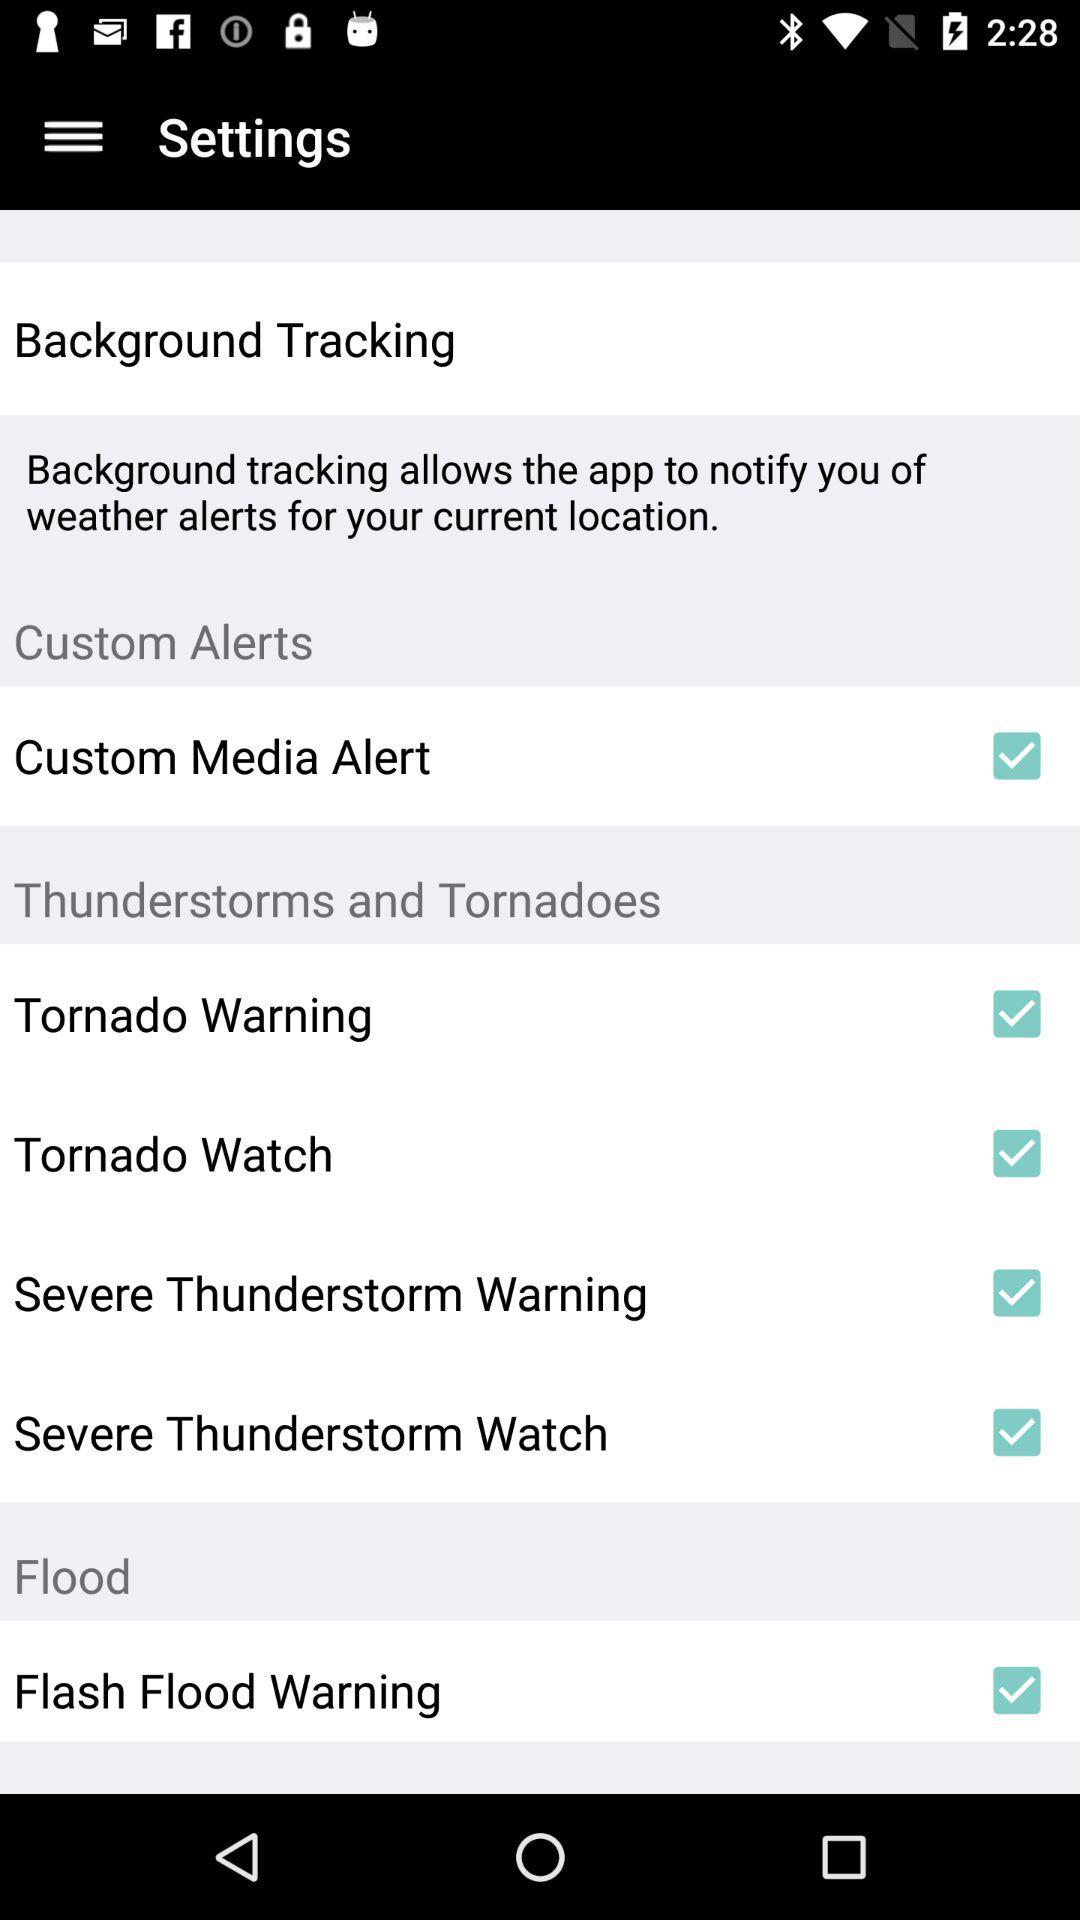 This screenshot has width=1080, height=1920. What do you see at coordinates (1017, 1689) in the screenshot?
I see `item below the flood item` at bounding box center [1017, 1689].